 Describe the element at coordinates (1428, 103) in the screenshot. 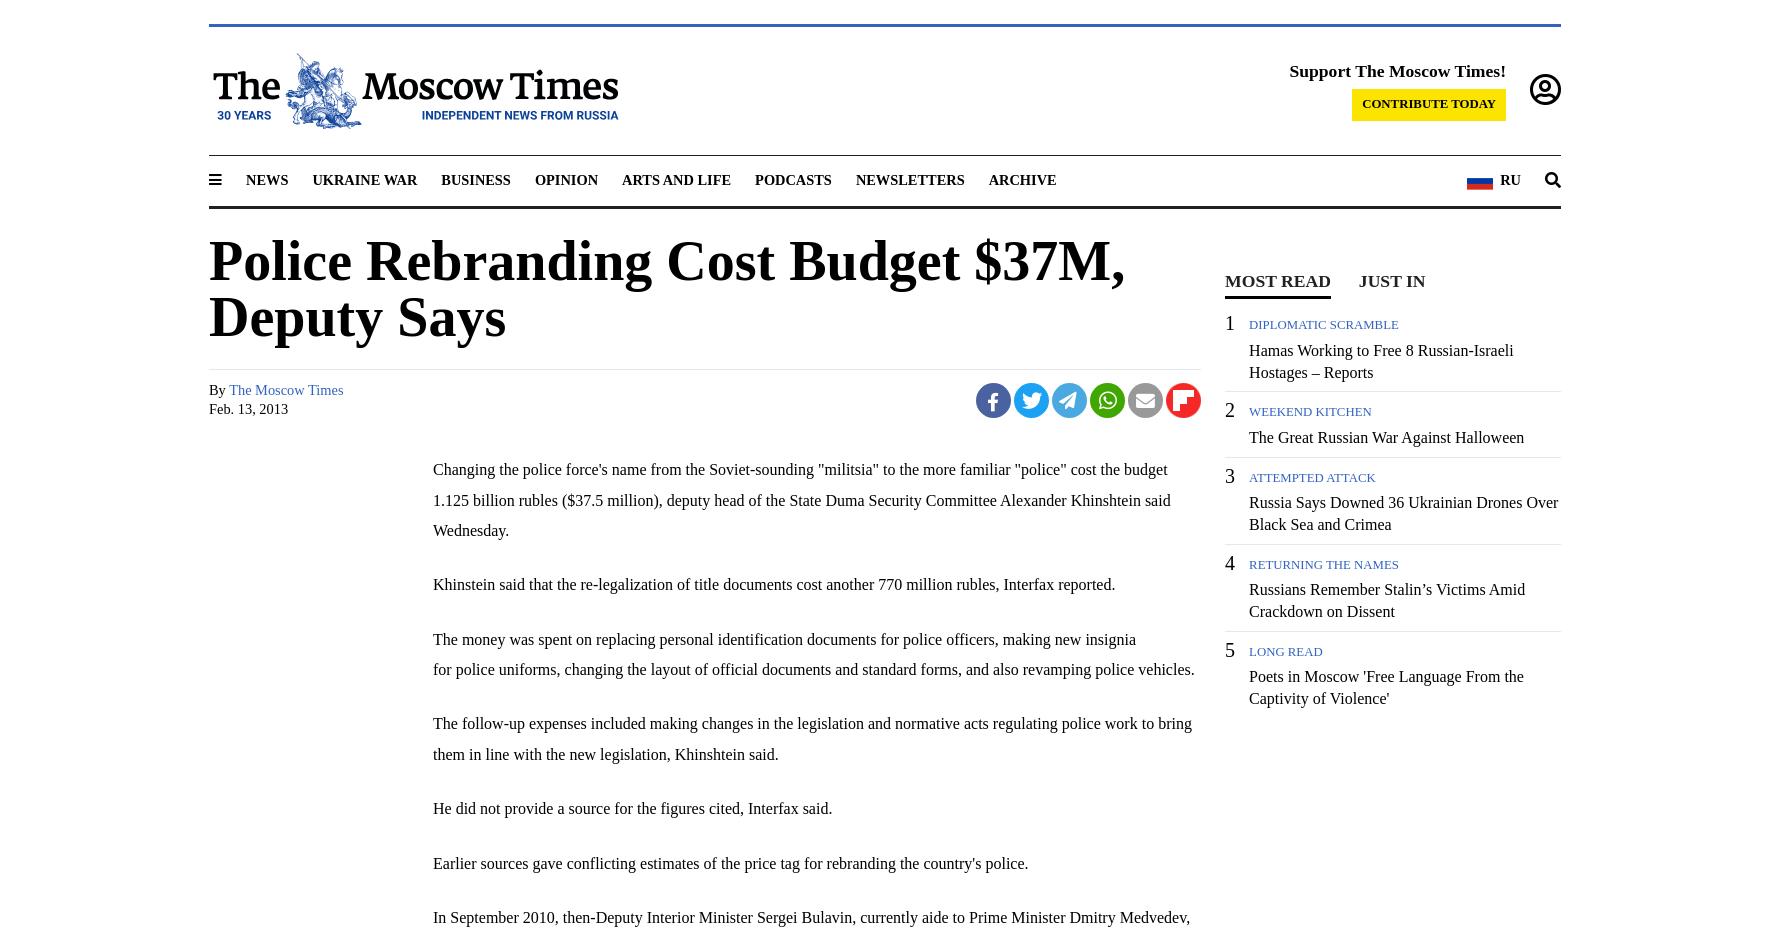

I see `'Contribute today'` at that location.